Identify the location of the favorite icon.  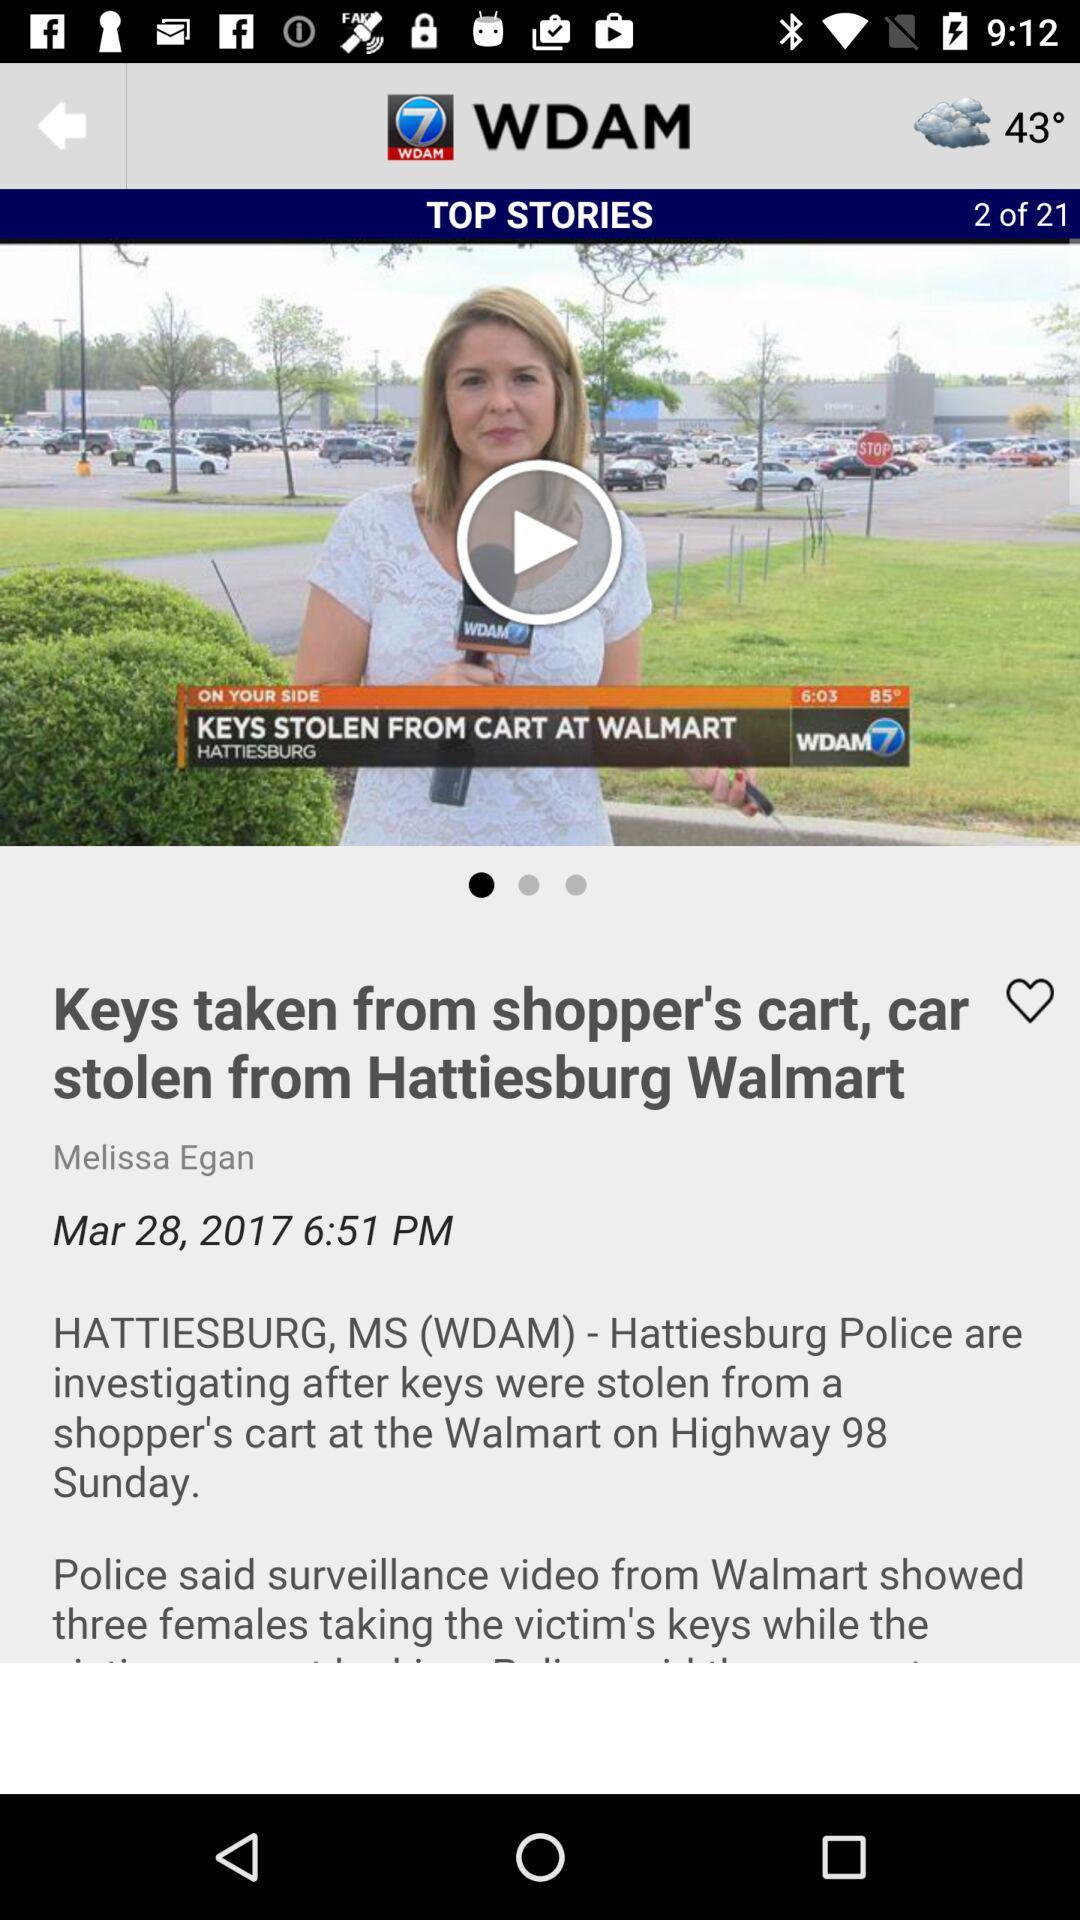
(1017, 1000).